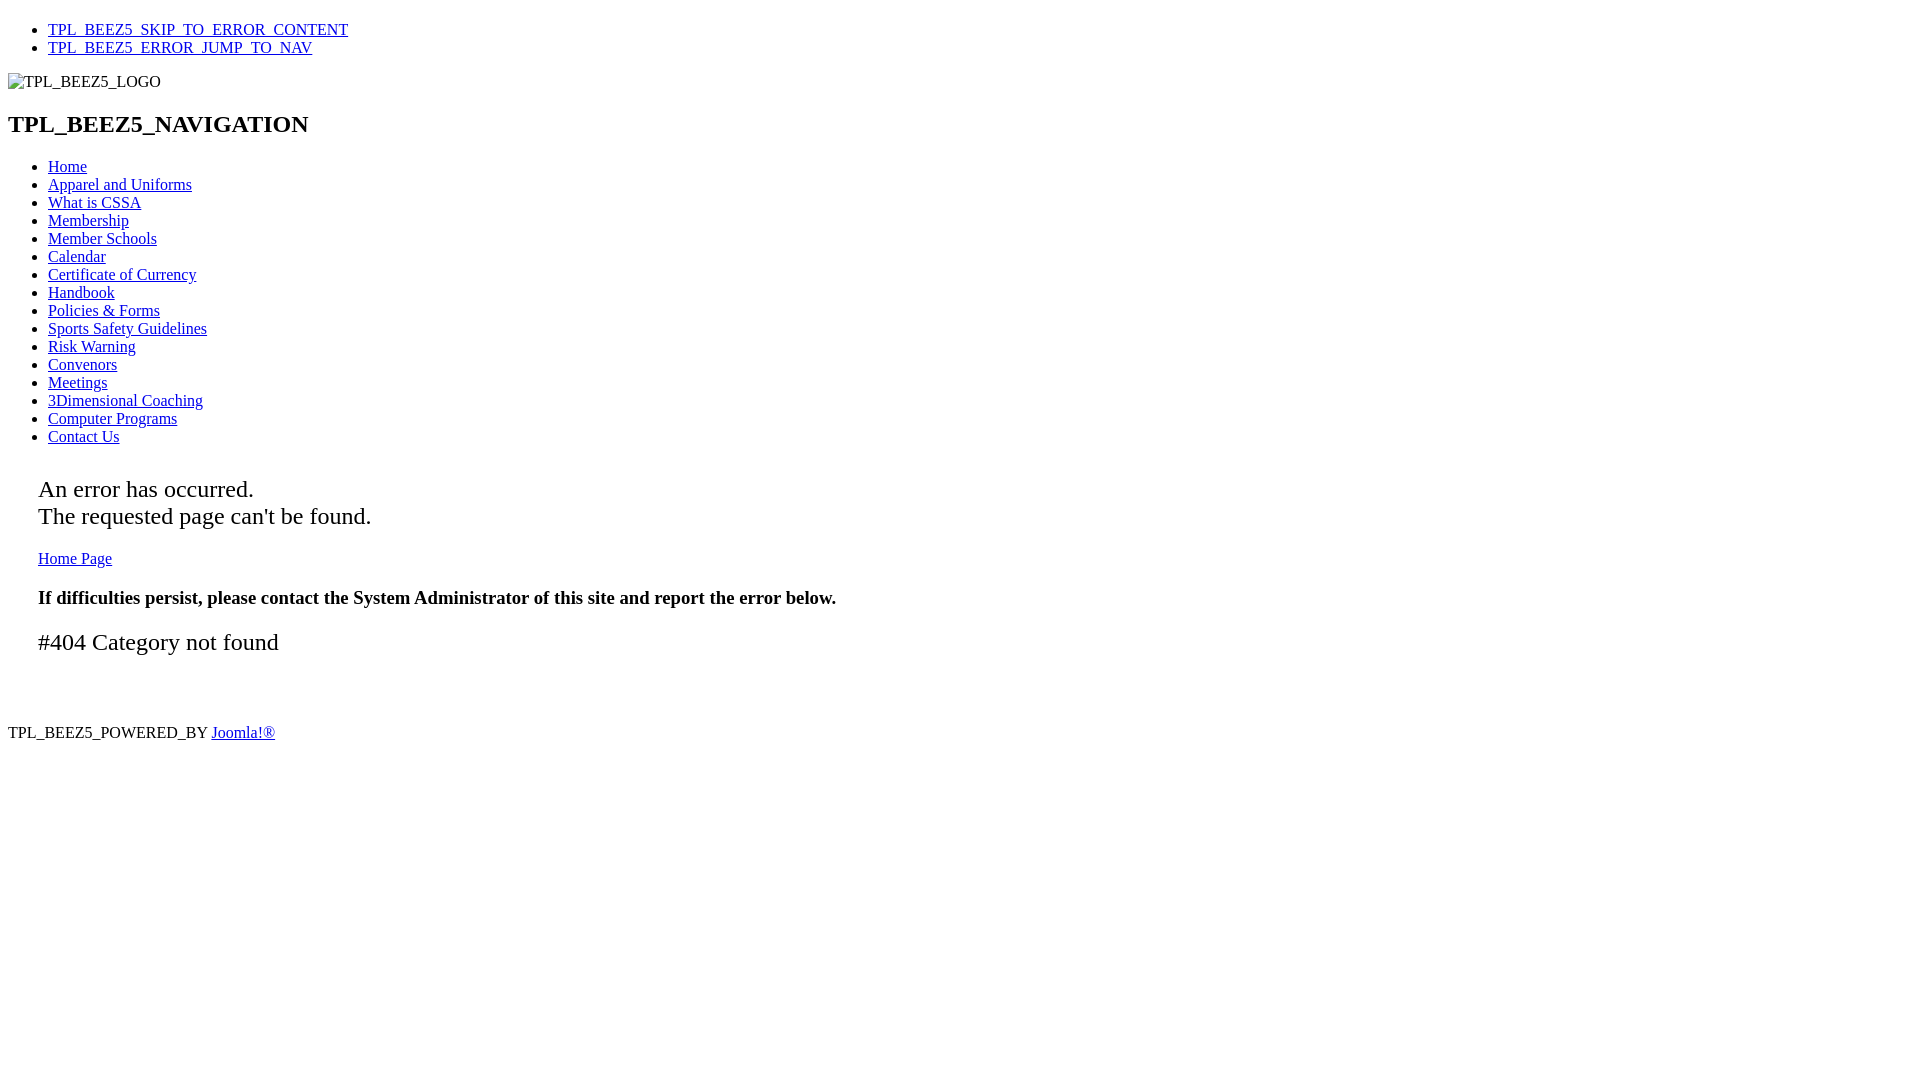  Describe the element at coordinates (119, 184) in the screenshot. I see `'Apparel and Uniforms'` at that location.